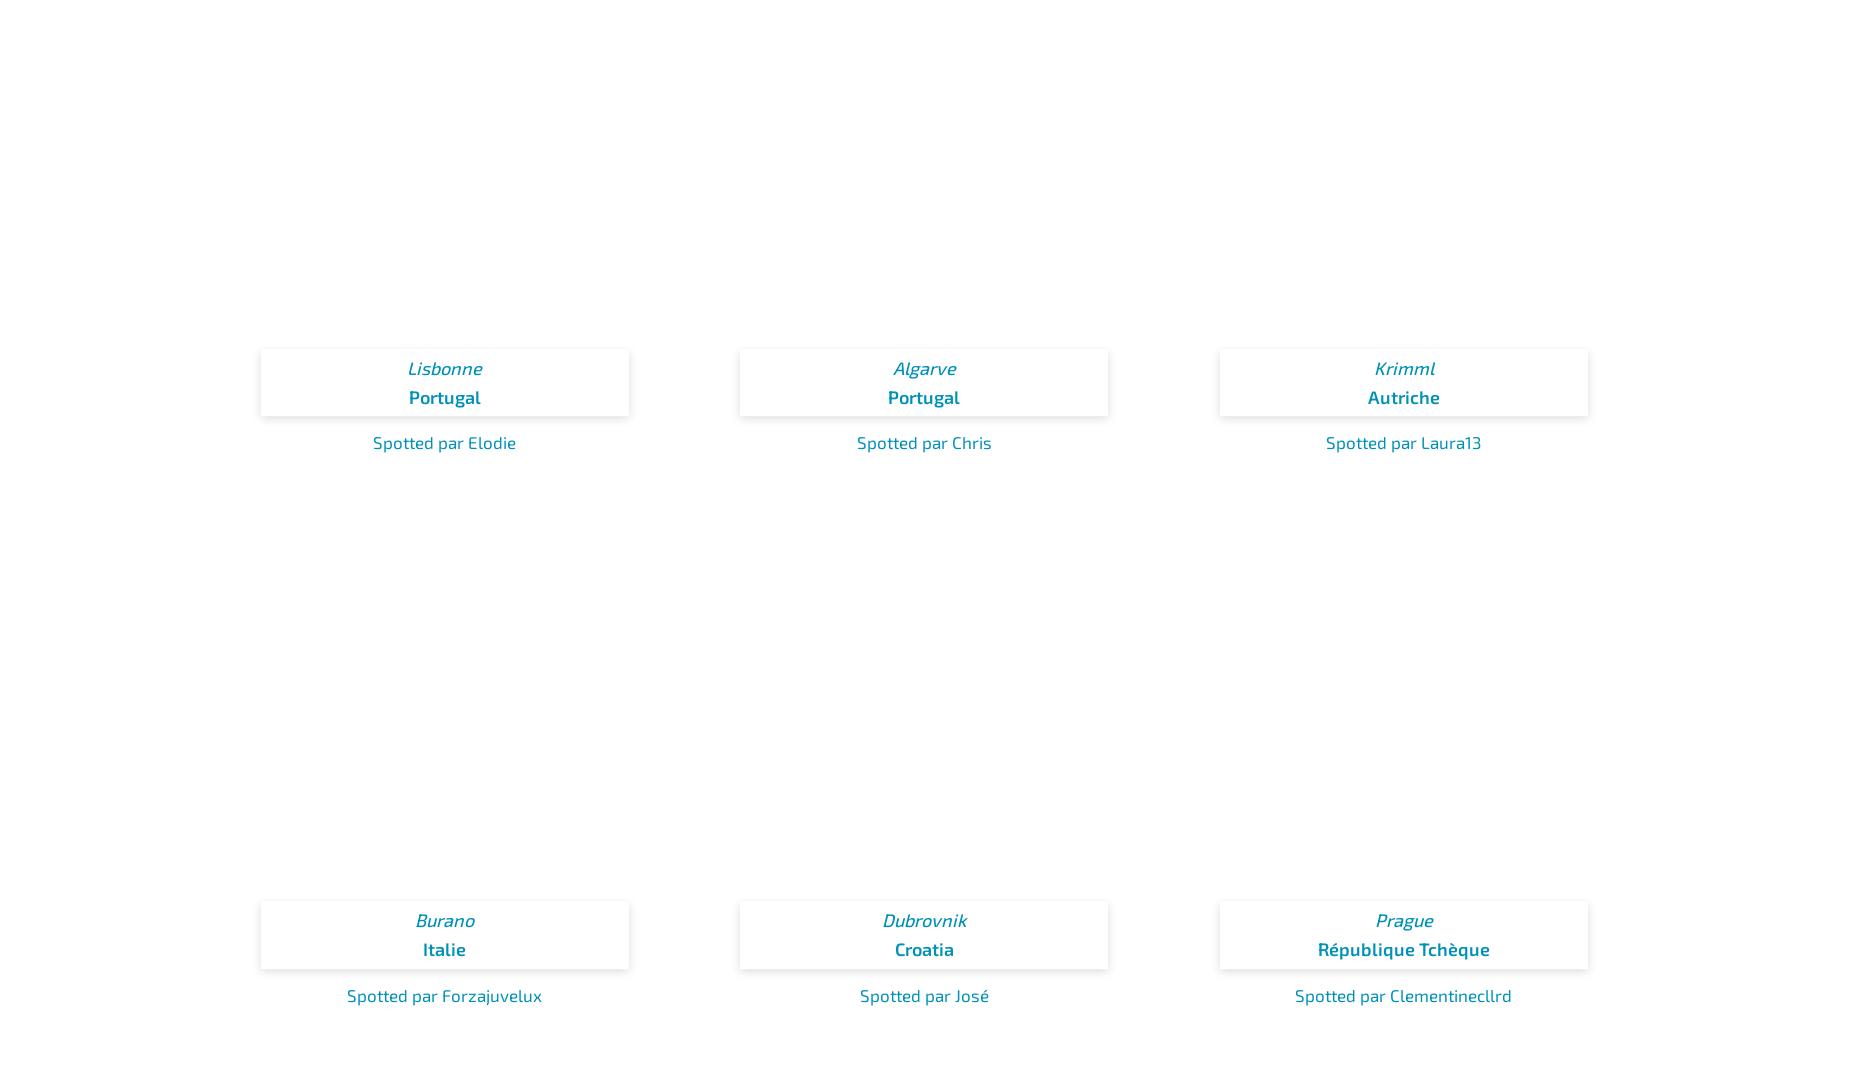 This screenshot has height=1074, width=1850. What do you see at coordinates (858, 992) in the screenshot?
I see `'Spotted par José'` at bounding box center [858, 992].